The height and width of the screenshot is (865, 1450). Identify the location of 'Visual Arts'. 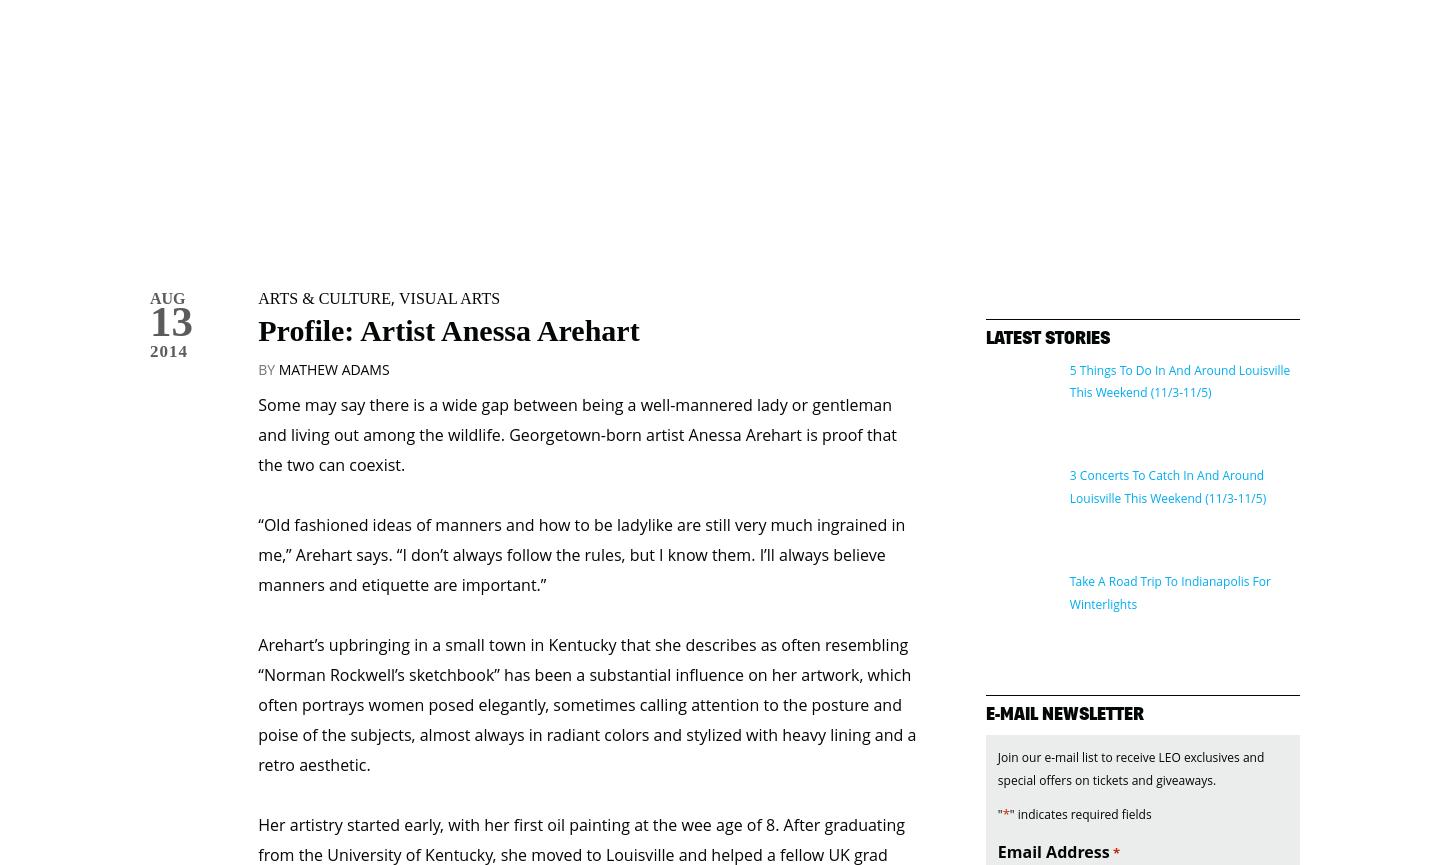
(398, 213).